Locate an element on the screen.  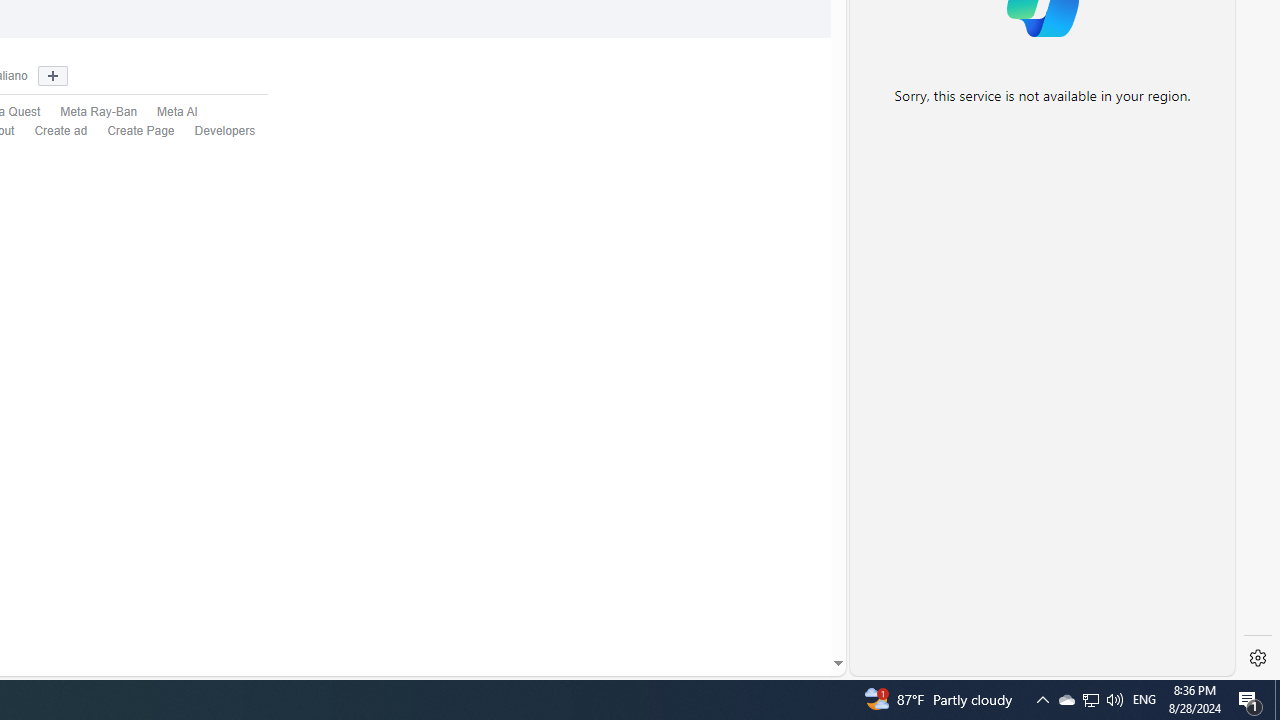
'Developers' is located at coordinates (215, 131).